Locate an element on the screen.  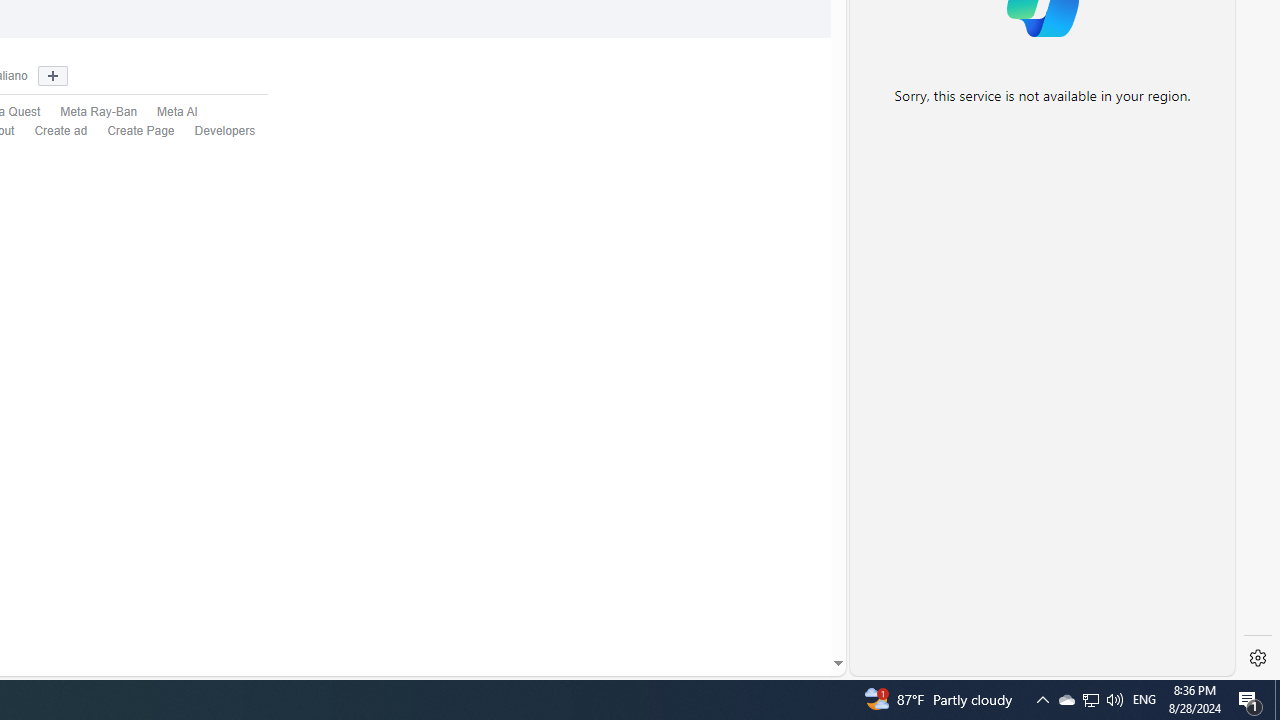
'Developers' is located at coordinates (215, 131).